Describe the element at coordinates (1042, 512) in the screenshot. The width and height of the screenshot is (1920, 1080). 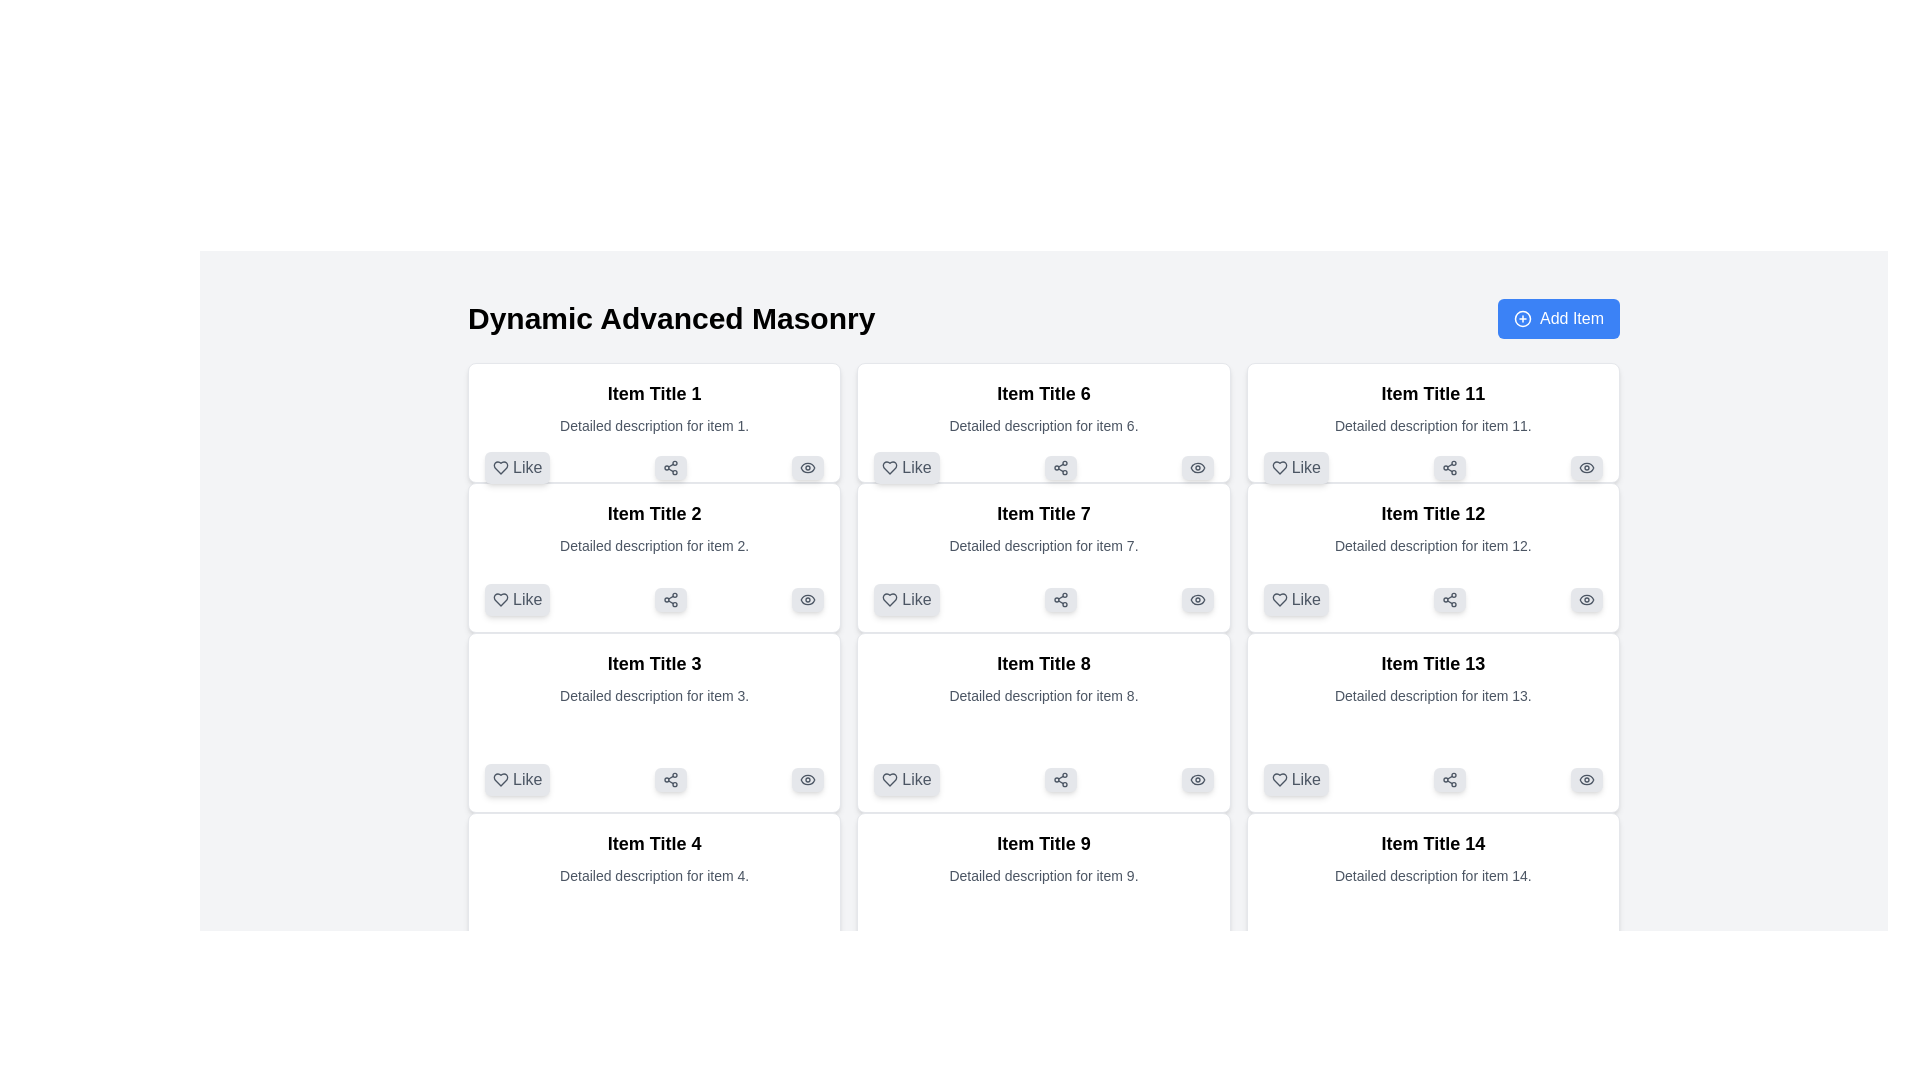
I see `text element displaying 'Item Title 7', which is styled in bold and larger than surrounding text, located in the second column and third row of the grid layout` at that location.